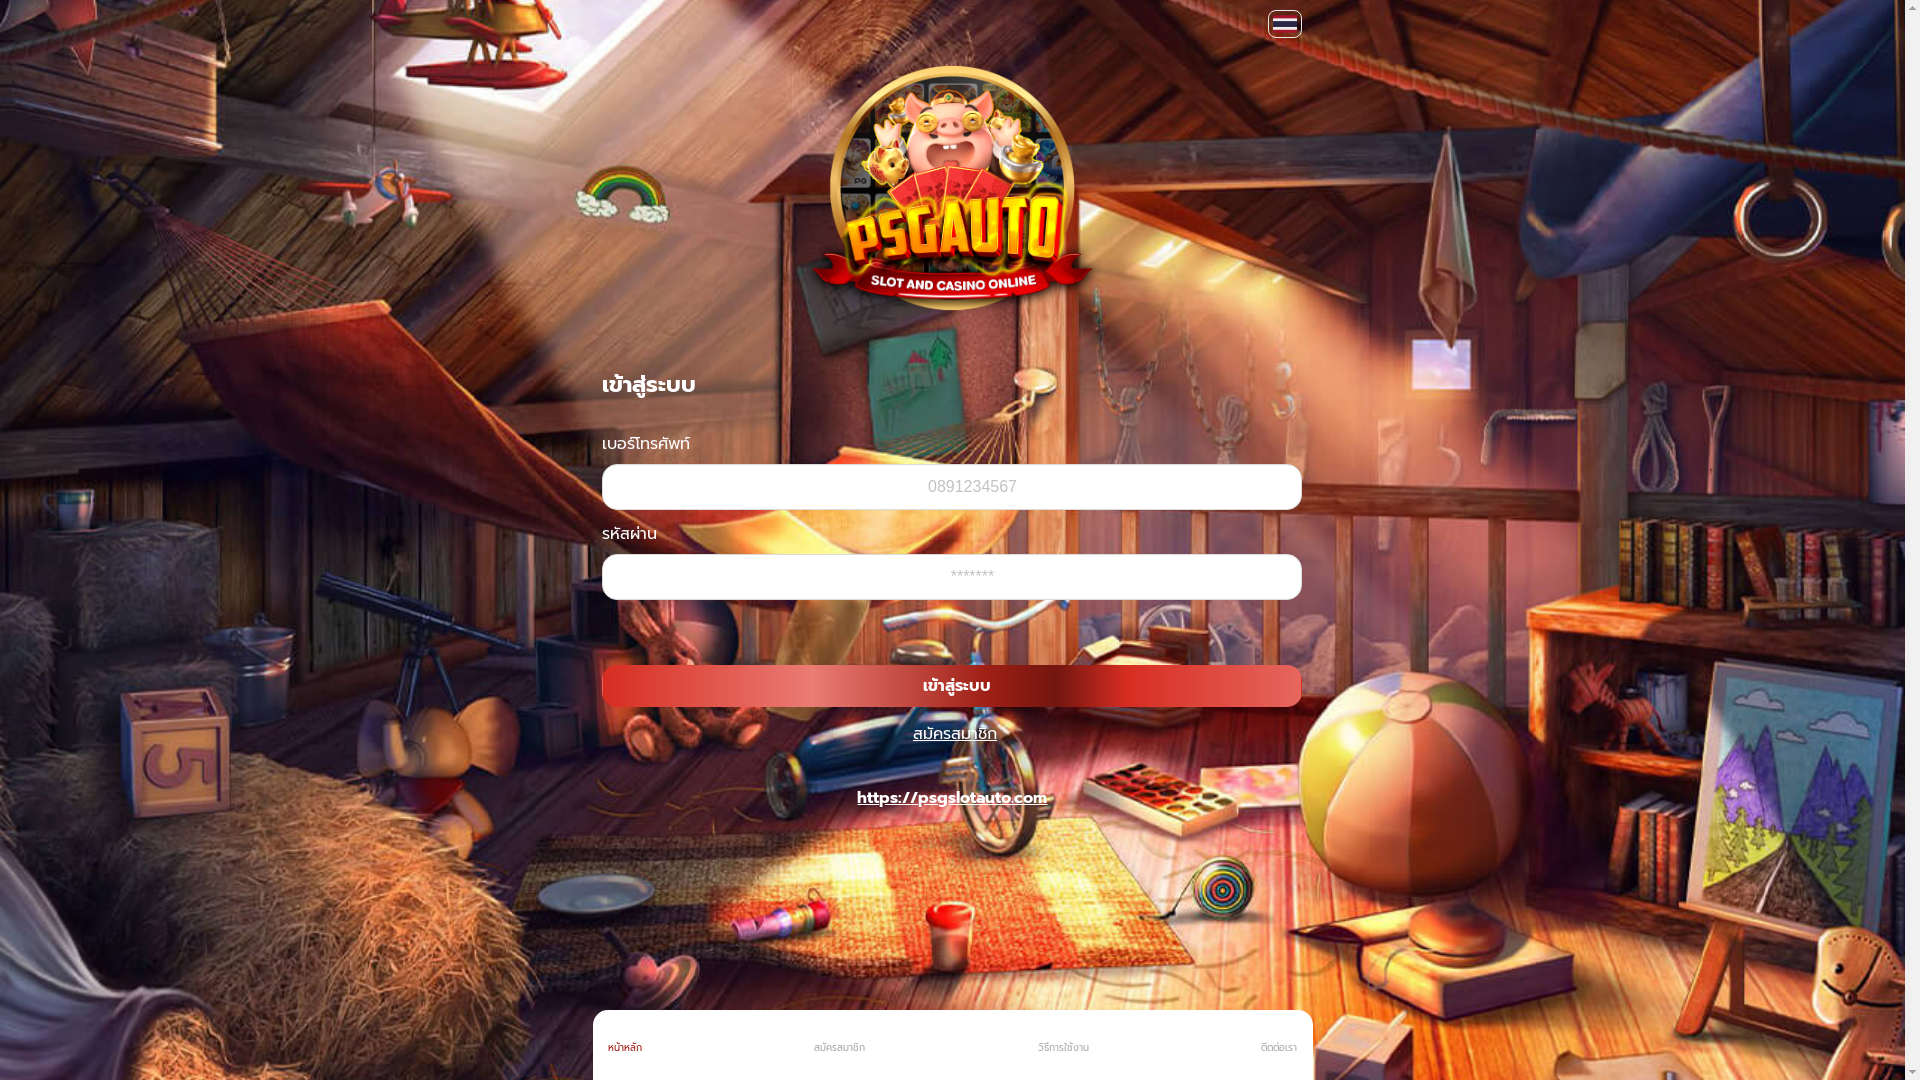  Describe the element at coordinates (950, 797) in the screenshot. I see `'https://psgslotauto.com'` at that location.